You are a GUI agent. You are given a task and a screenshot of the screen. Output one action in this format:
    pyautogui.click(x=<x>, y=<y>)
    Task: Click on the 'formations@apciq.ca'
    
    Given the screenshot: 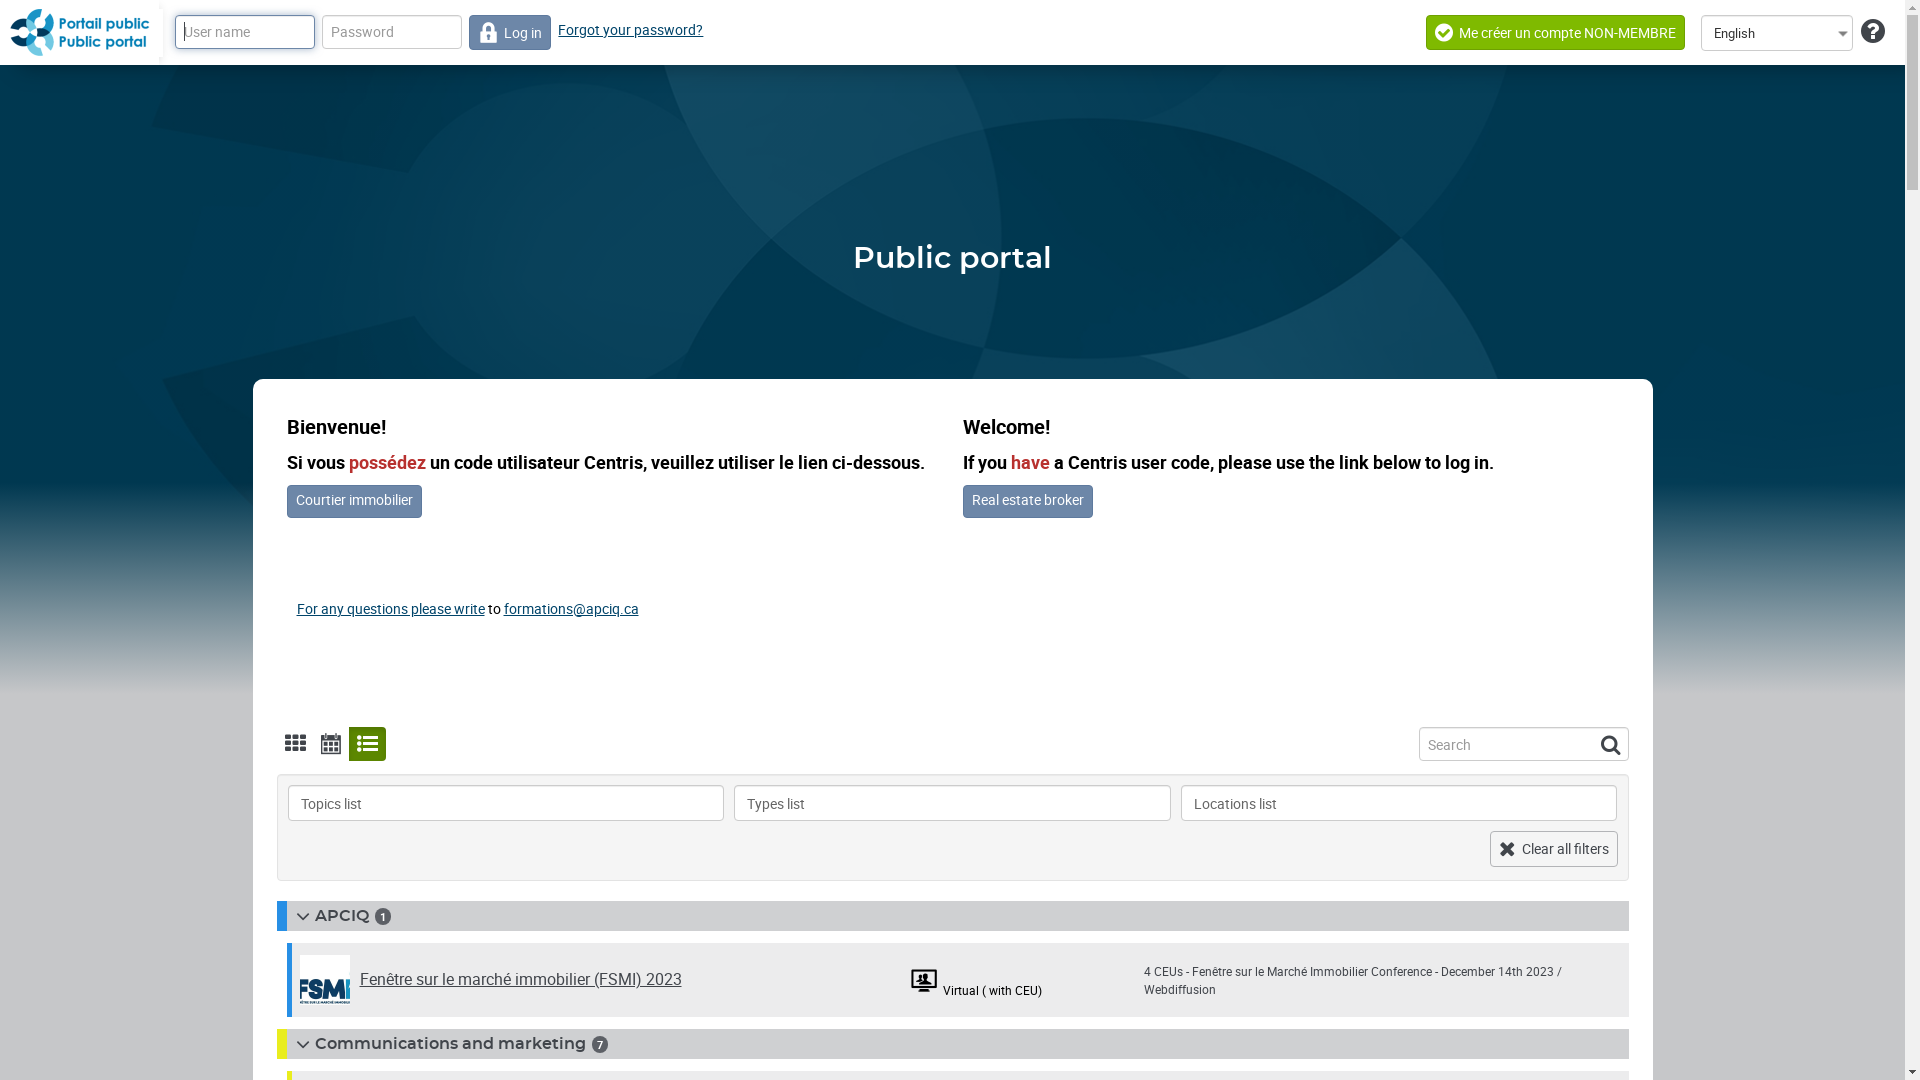 What is the action you would take?
    pyautogui.click(x=570, y=607)
    